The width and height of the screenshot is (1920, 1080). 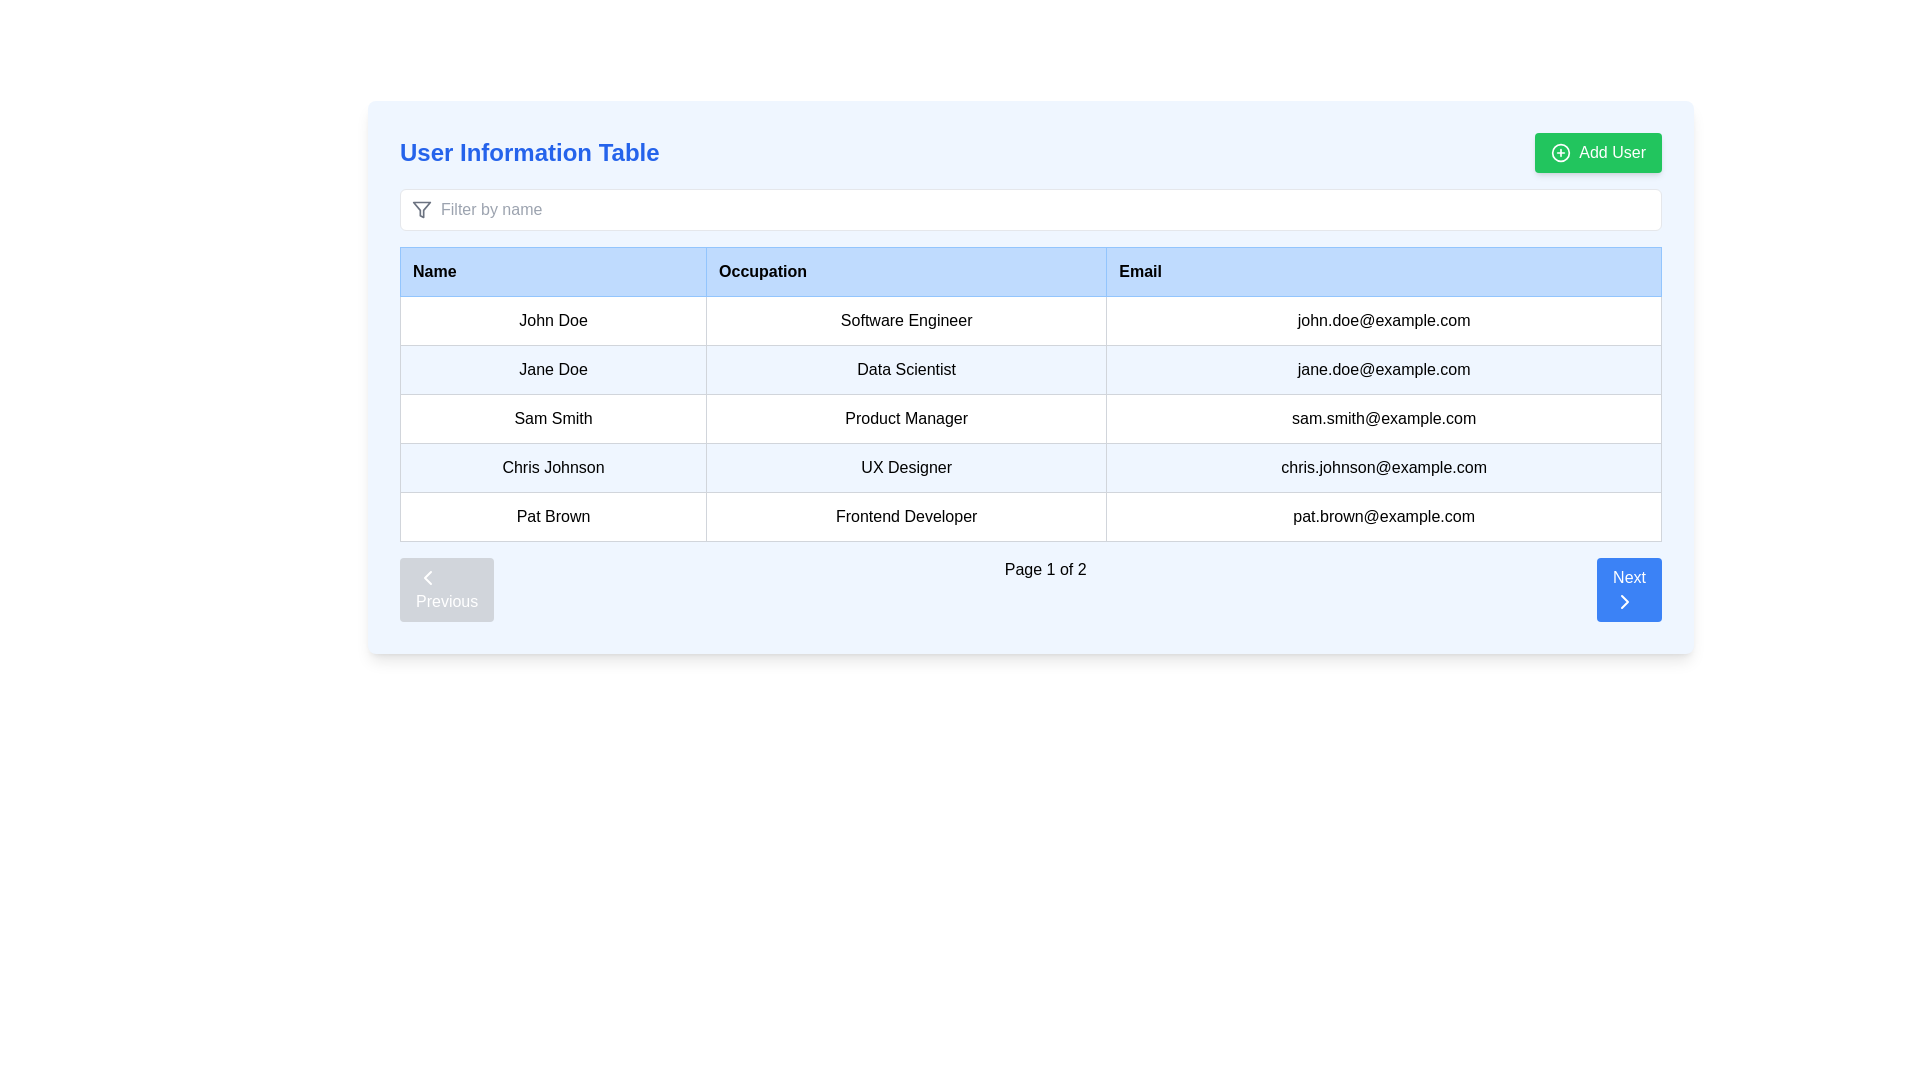 I want to click on displayed text 'Chris Johnson' from the Text label located in the fourth row of the 'Name' column within the table, so click(x=553, y=467).